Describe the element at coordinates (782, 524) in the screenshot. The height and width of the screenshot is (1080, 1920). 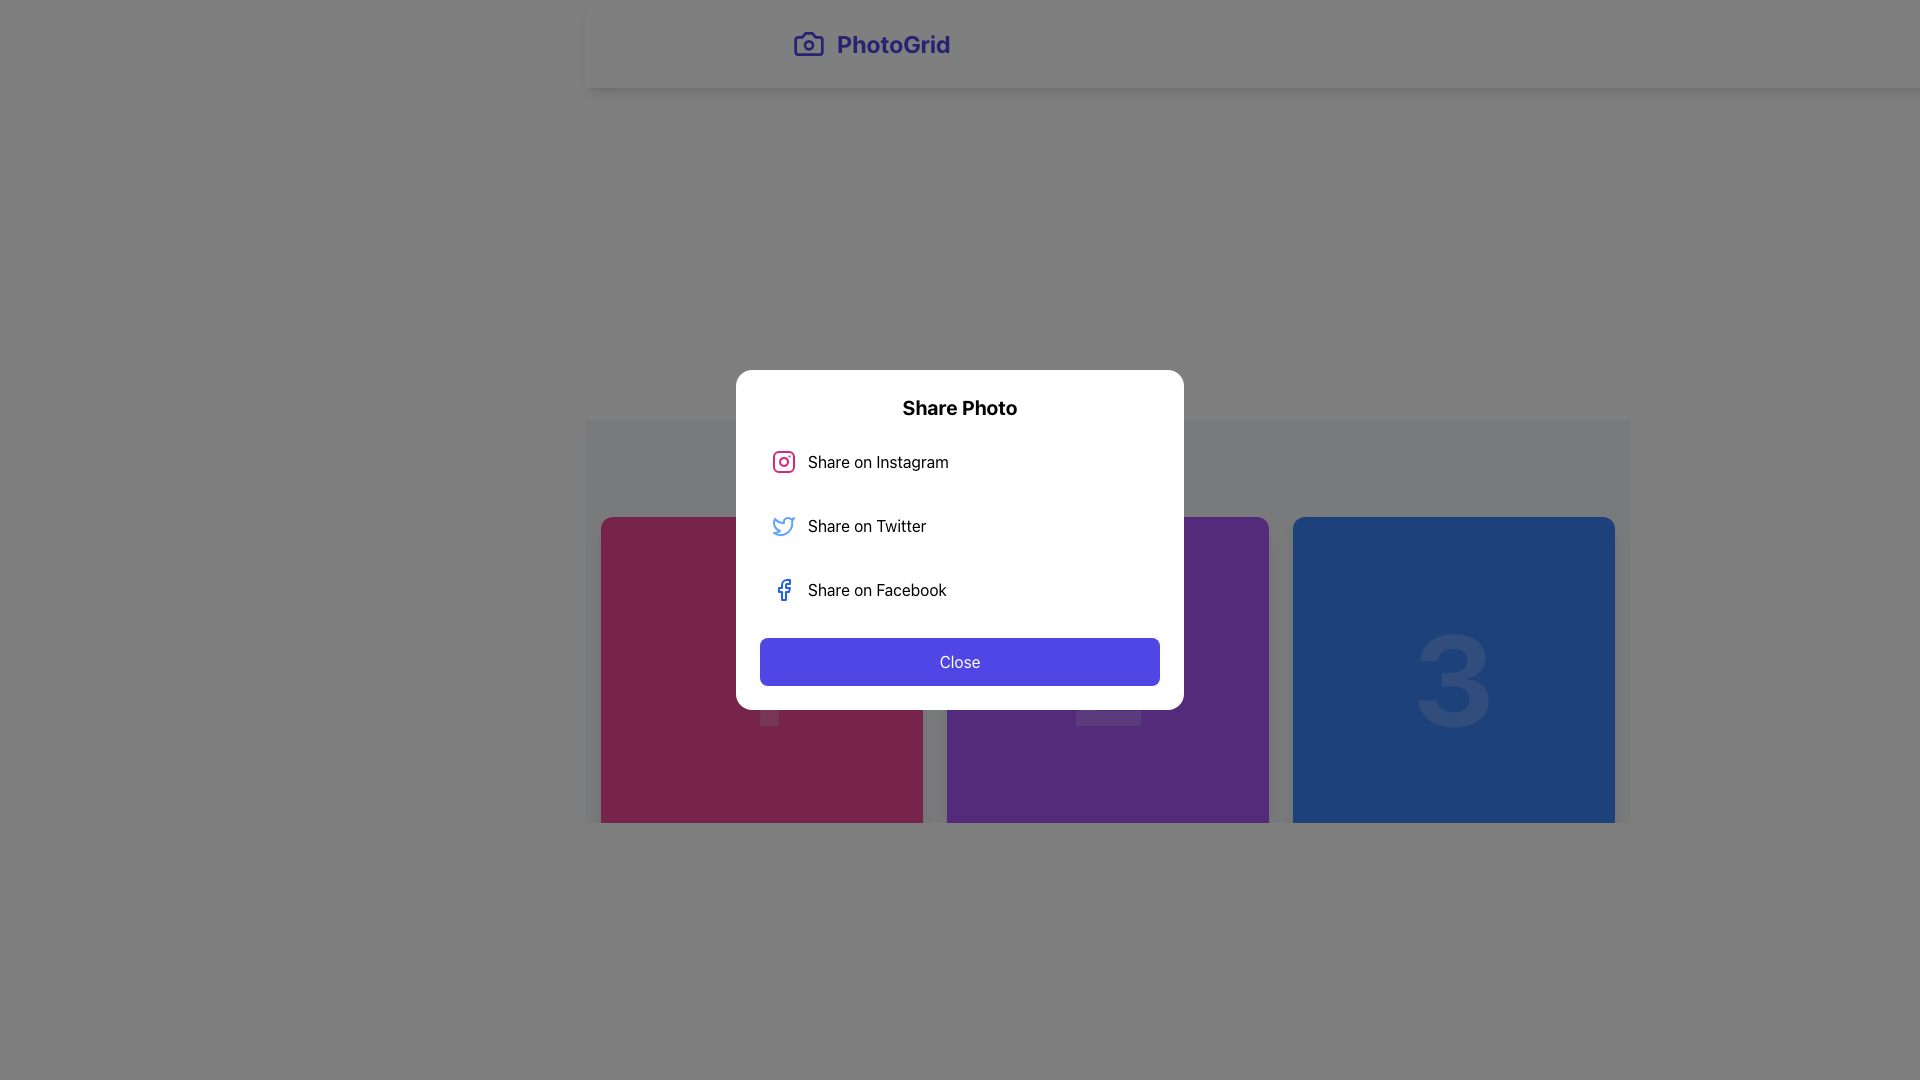
I see `the Twitter icon, which is a light blue bird silhouette in the 'Share Photo' dialog, to share on Twitter` at that location.